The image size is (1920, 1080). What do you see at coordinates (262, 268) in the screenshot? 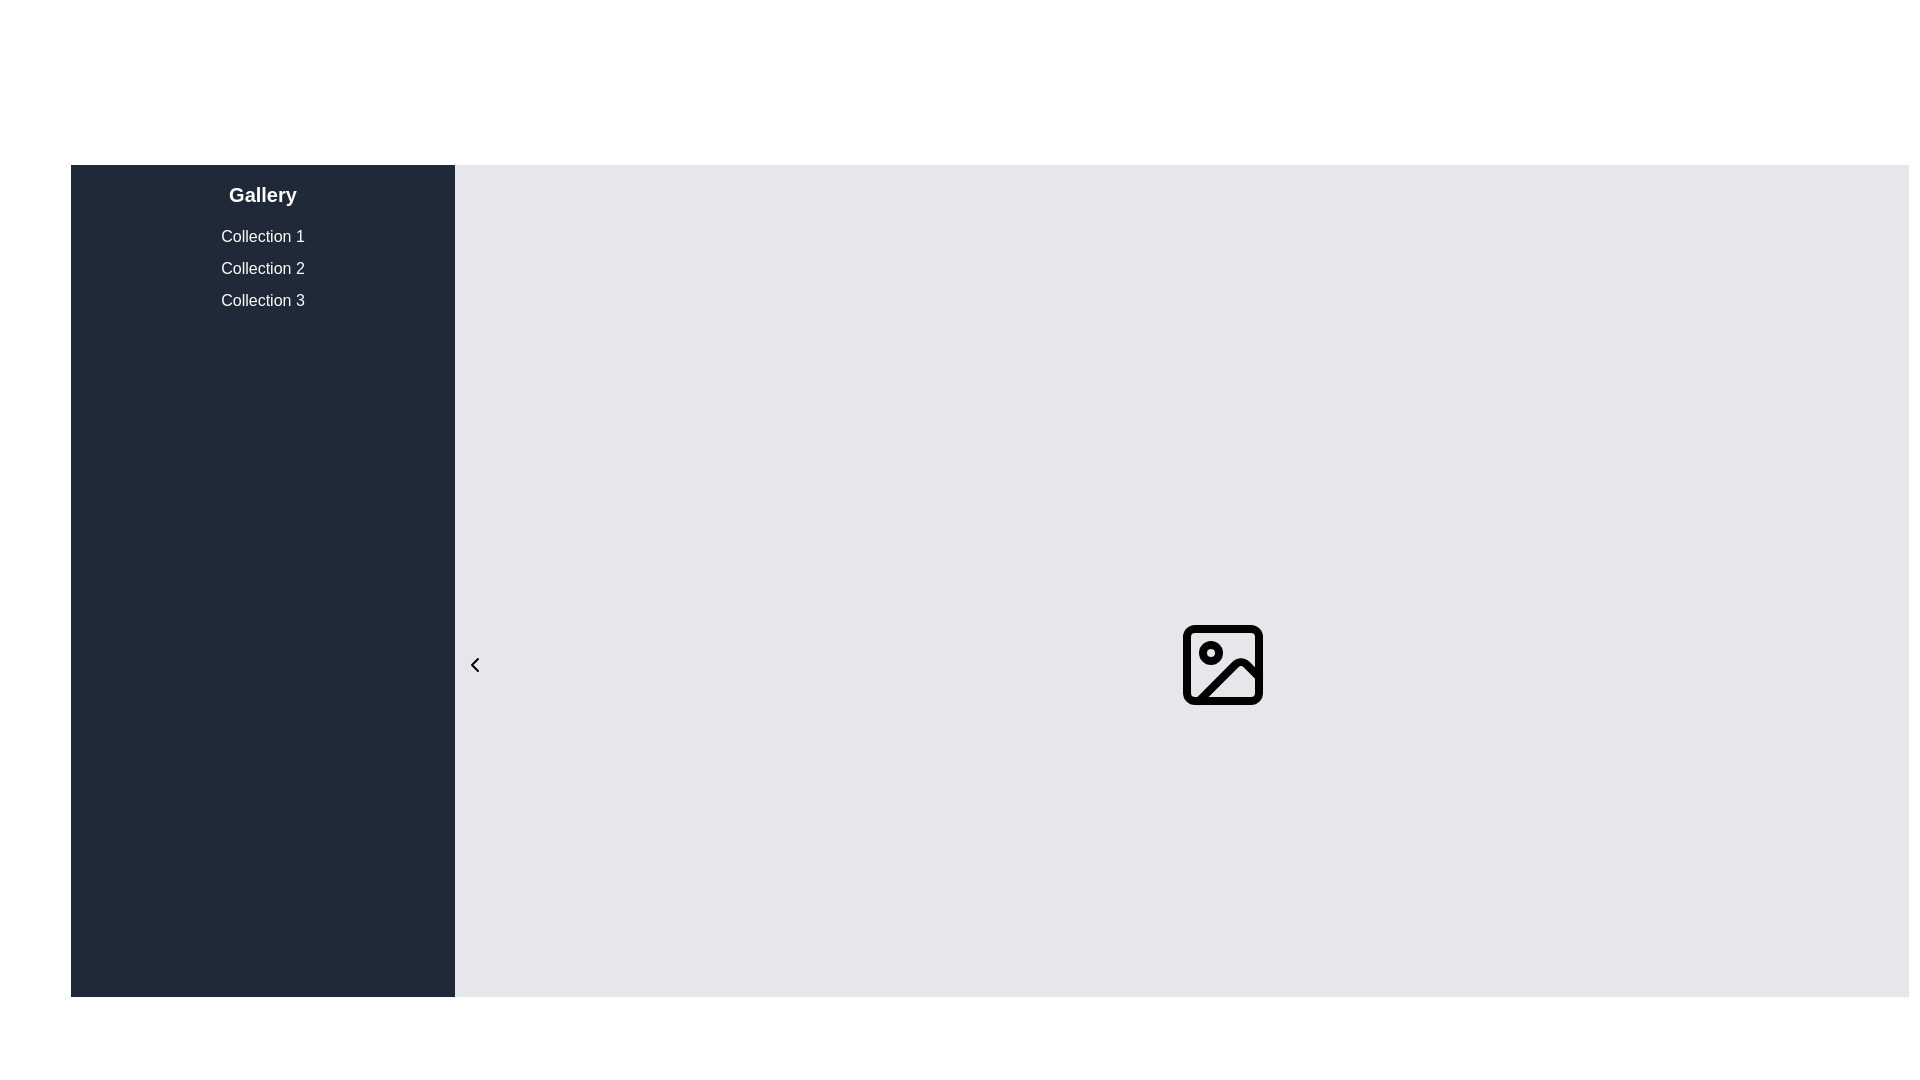
I see `the 'Collection 2' item in the Vertical List Component located in the sidebar below the 'Gallery' heading` at bounding box center [262, 268].